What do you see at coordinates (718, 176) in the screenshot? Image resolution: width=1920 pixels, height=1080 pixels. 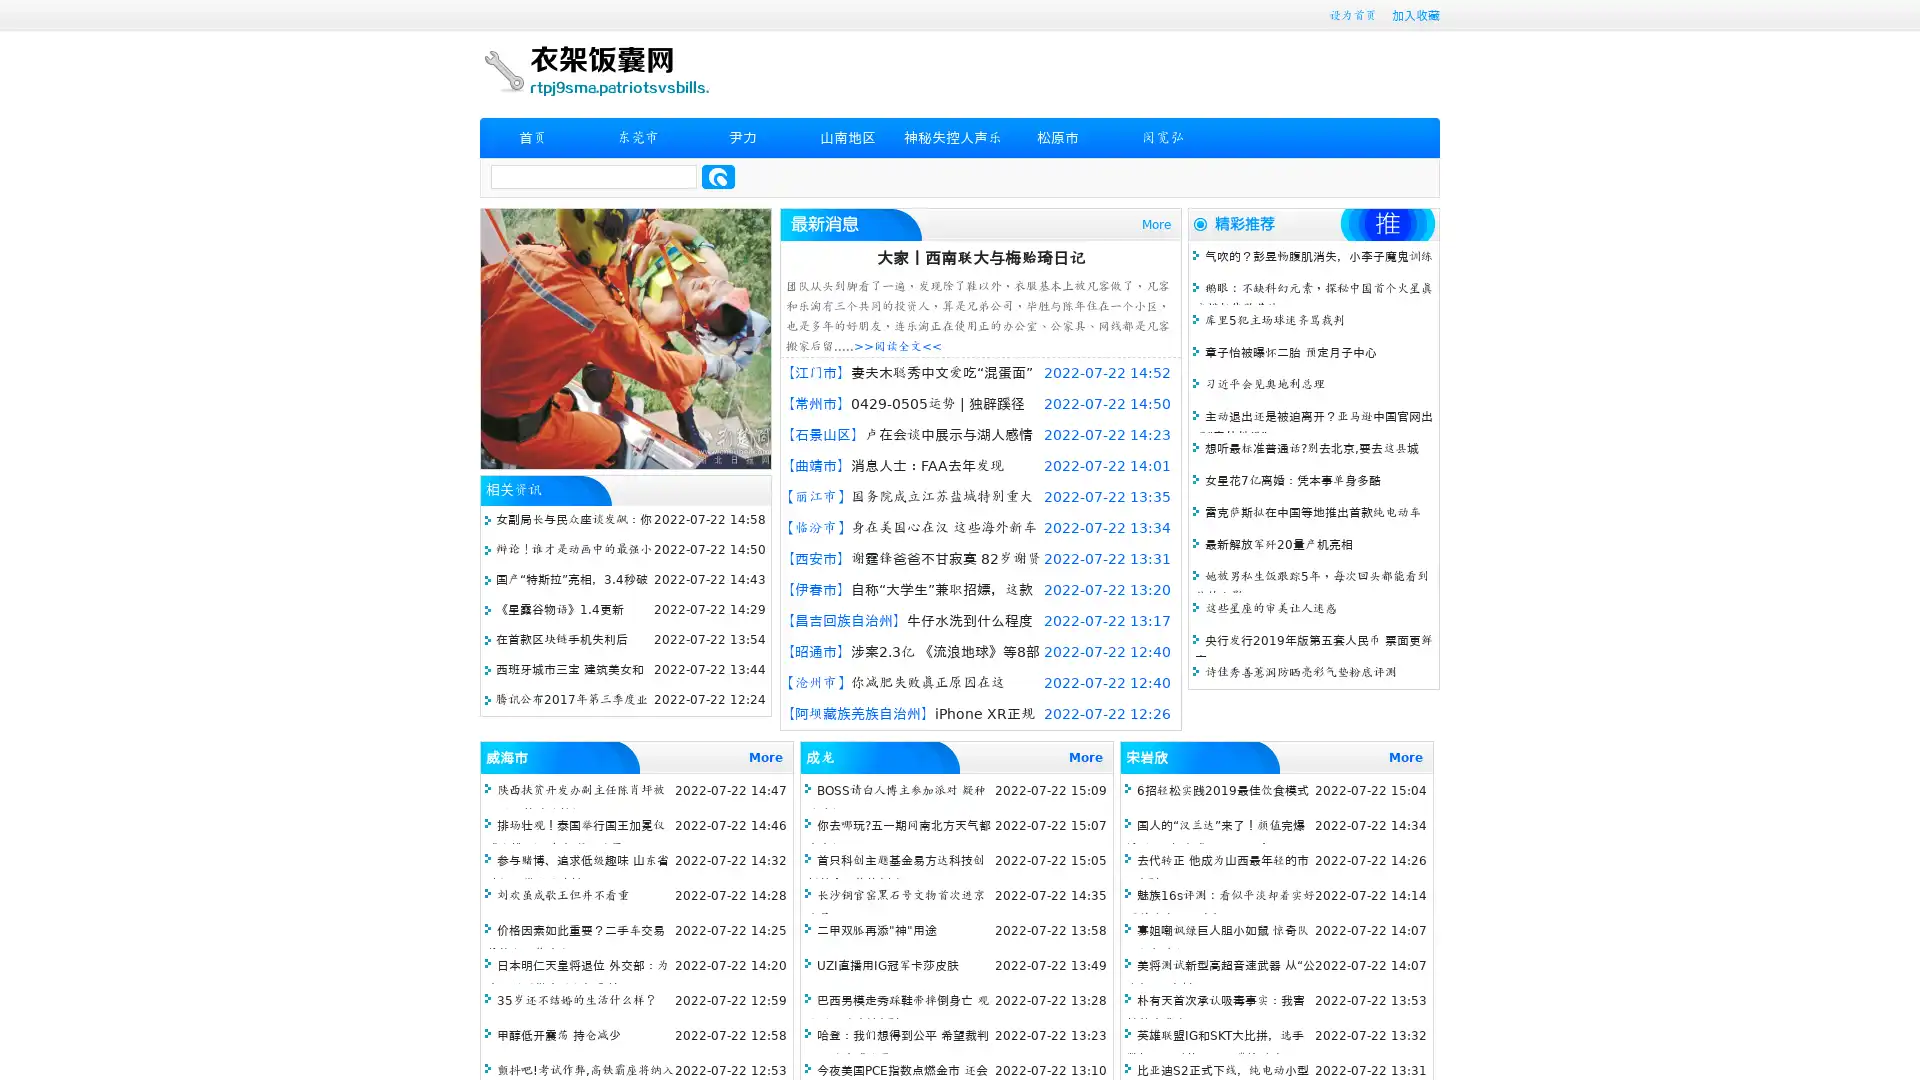 I see `Search` at bounding box center [718, 176].